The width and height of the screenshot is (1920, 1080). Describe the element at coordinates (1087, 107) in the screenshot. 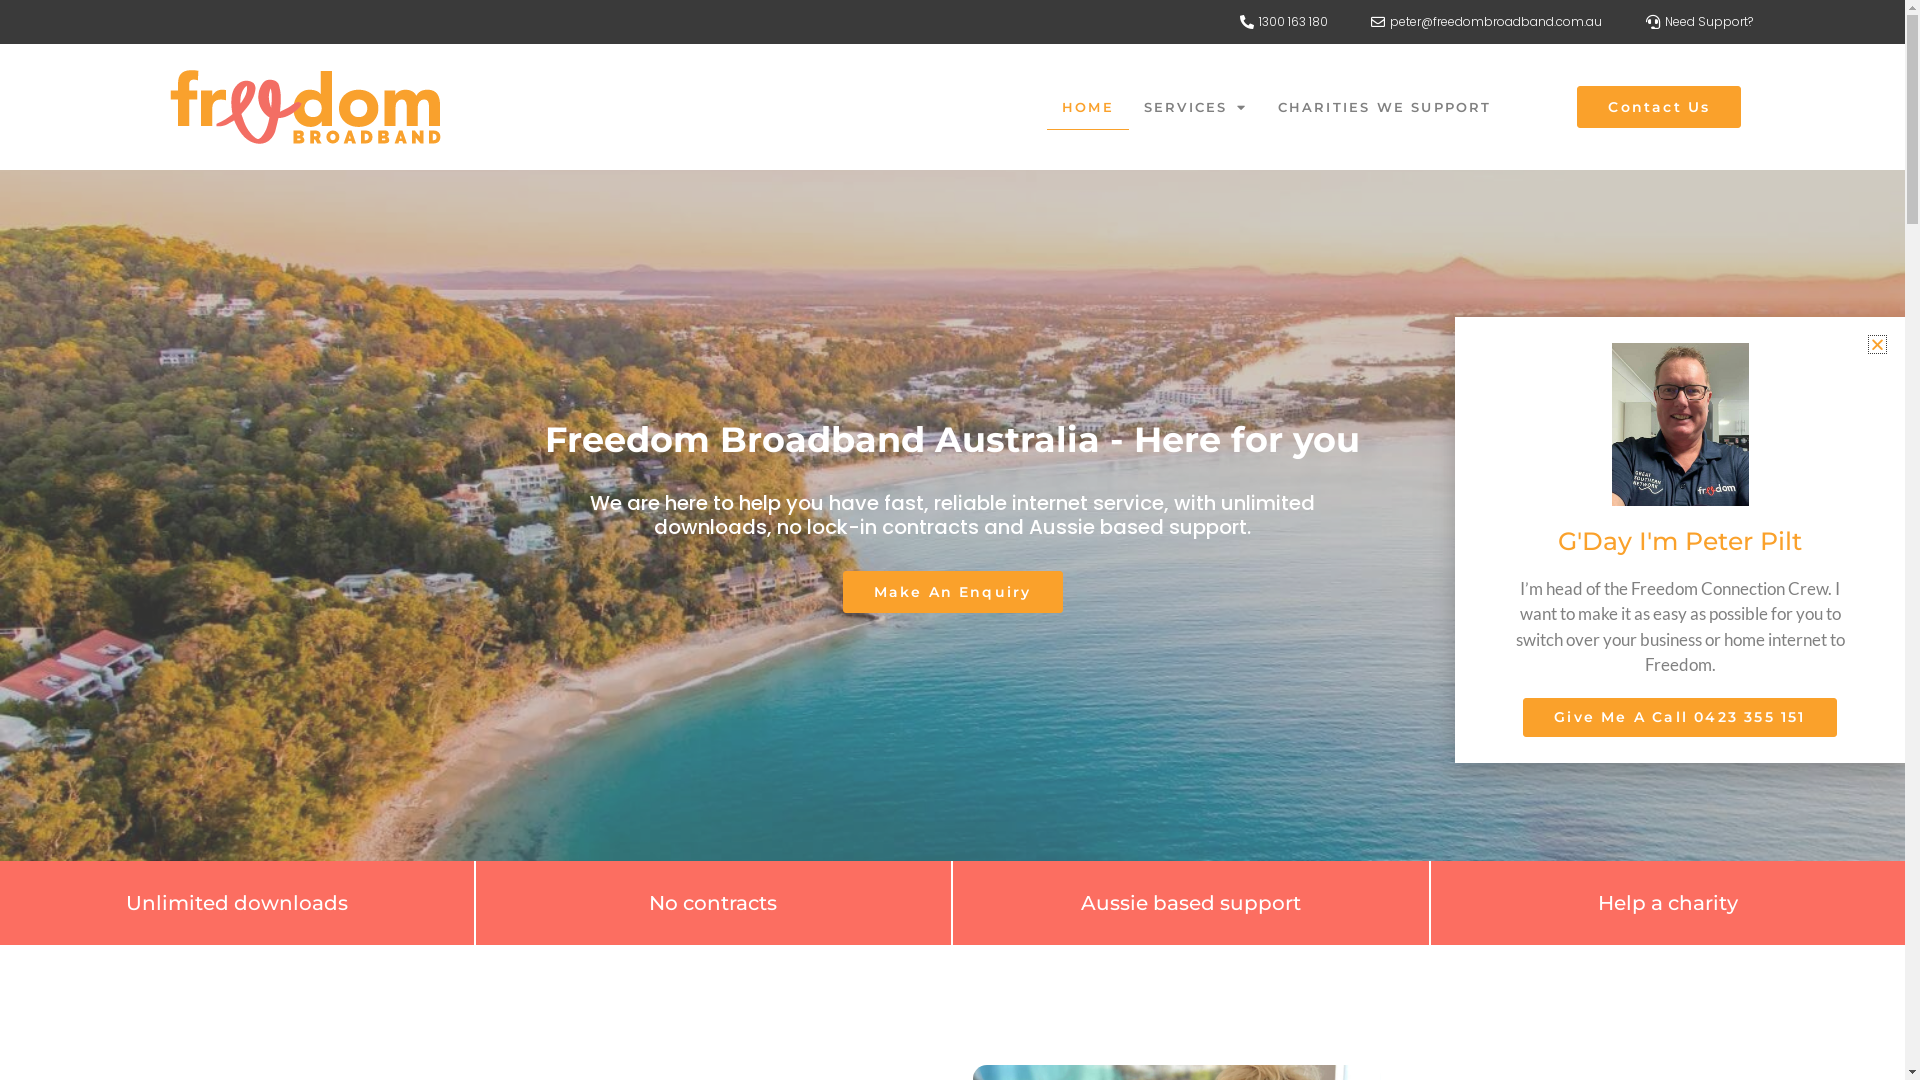

I see `'HOME'` at that location.